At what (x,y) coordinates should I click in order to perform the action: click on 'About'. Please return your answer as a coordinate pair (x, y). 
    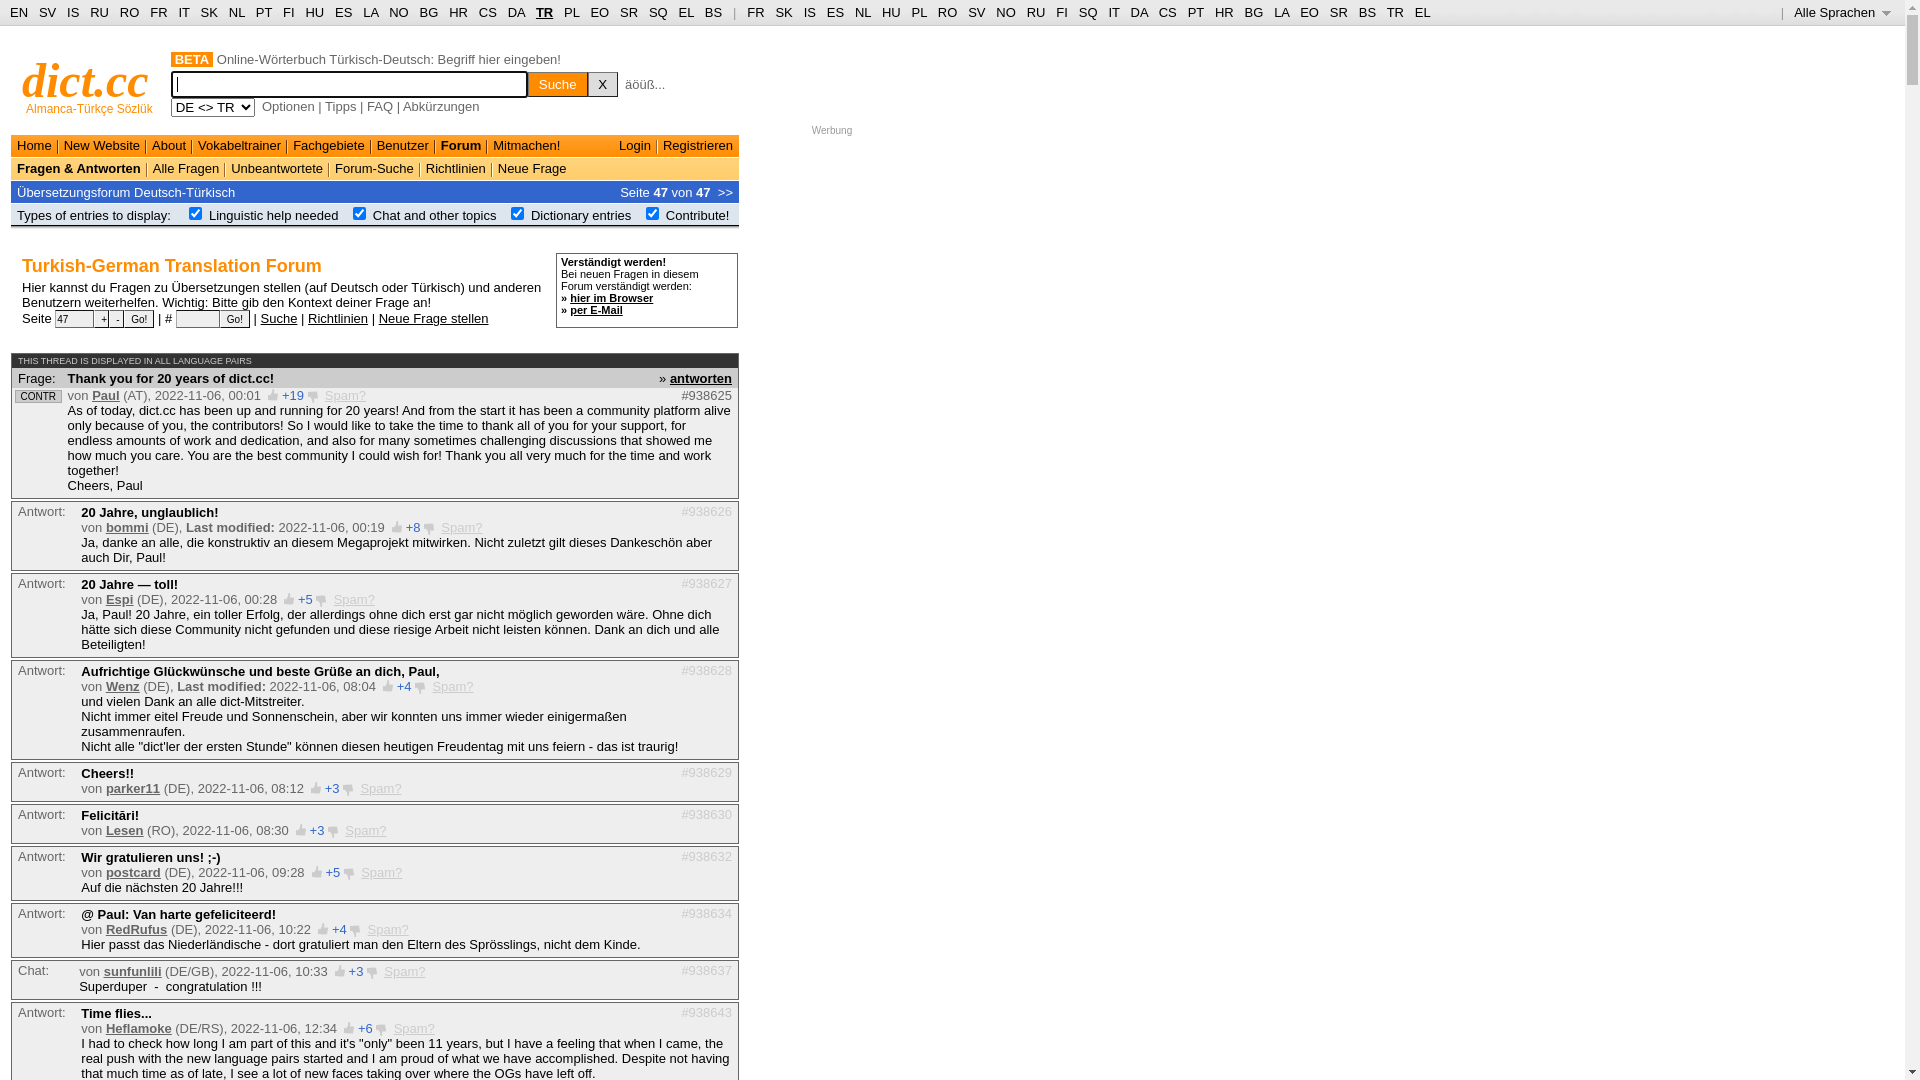
    Looking at the image, I should click on (168, 144).